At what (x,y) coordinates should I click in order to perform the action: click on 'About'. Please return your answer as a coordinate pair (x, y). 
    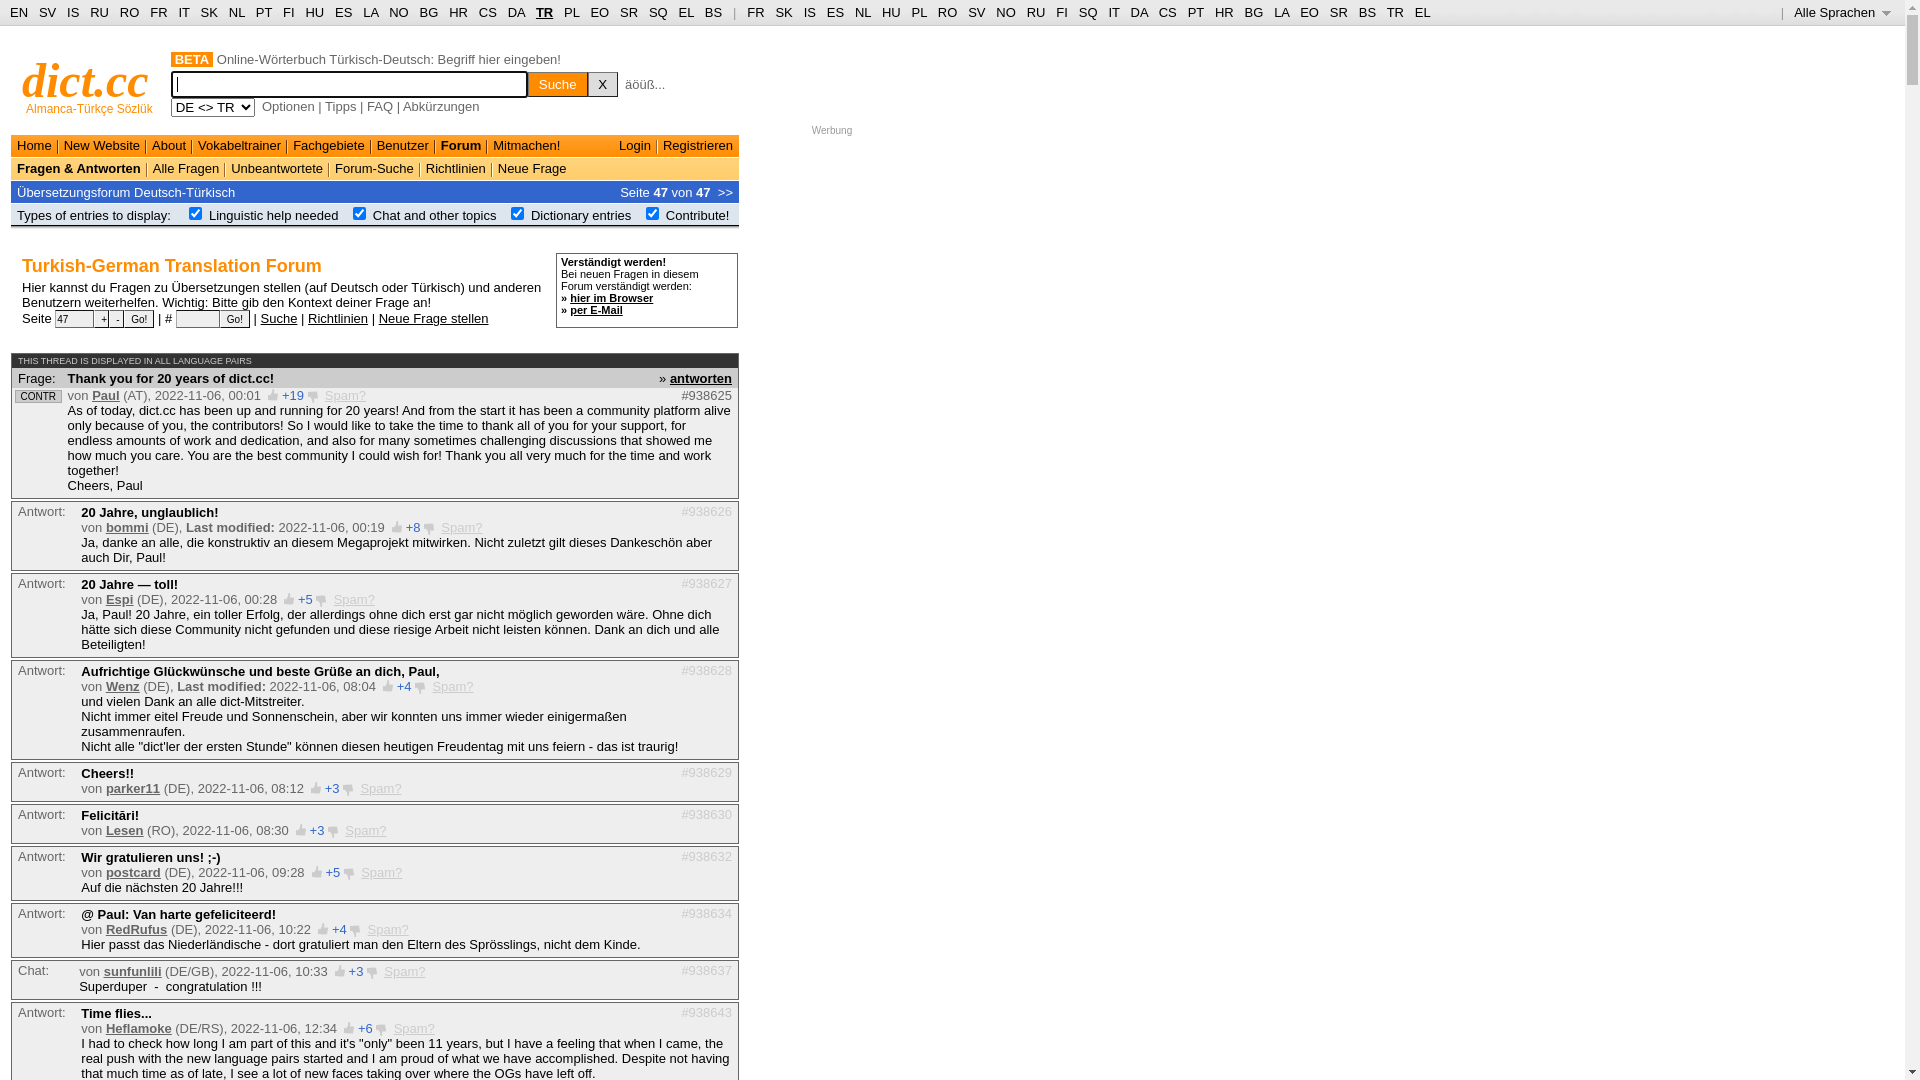
    Looking at the image, I should click on (168, 144).